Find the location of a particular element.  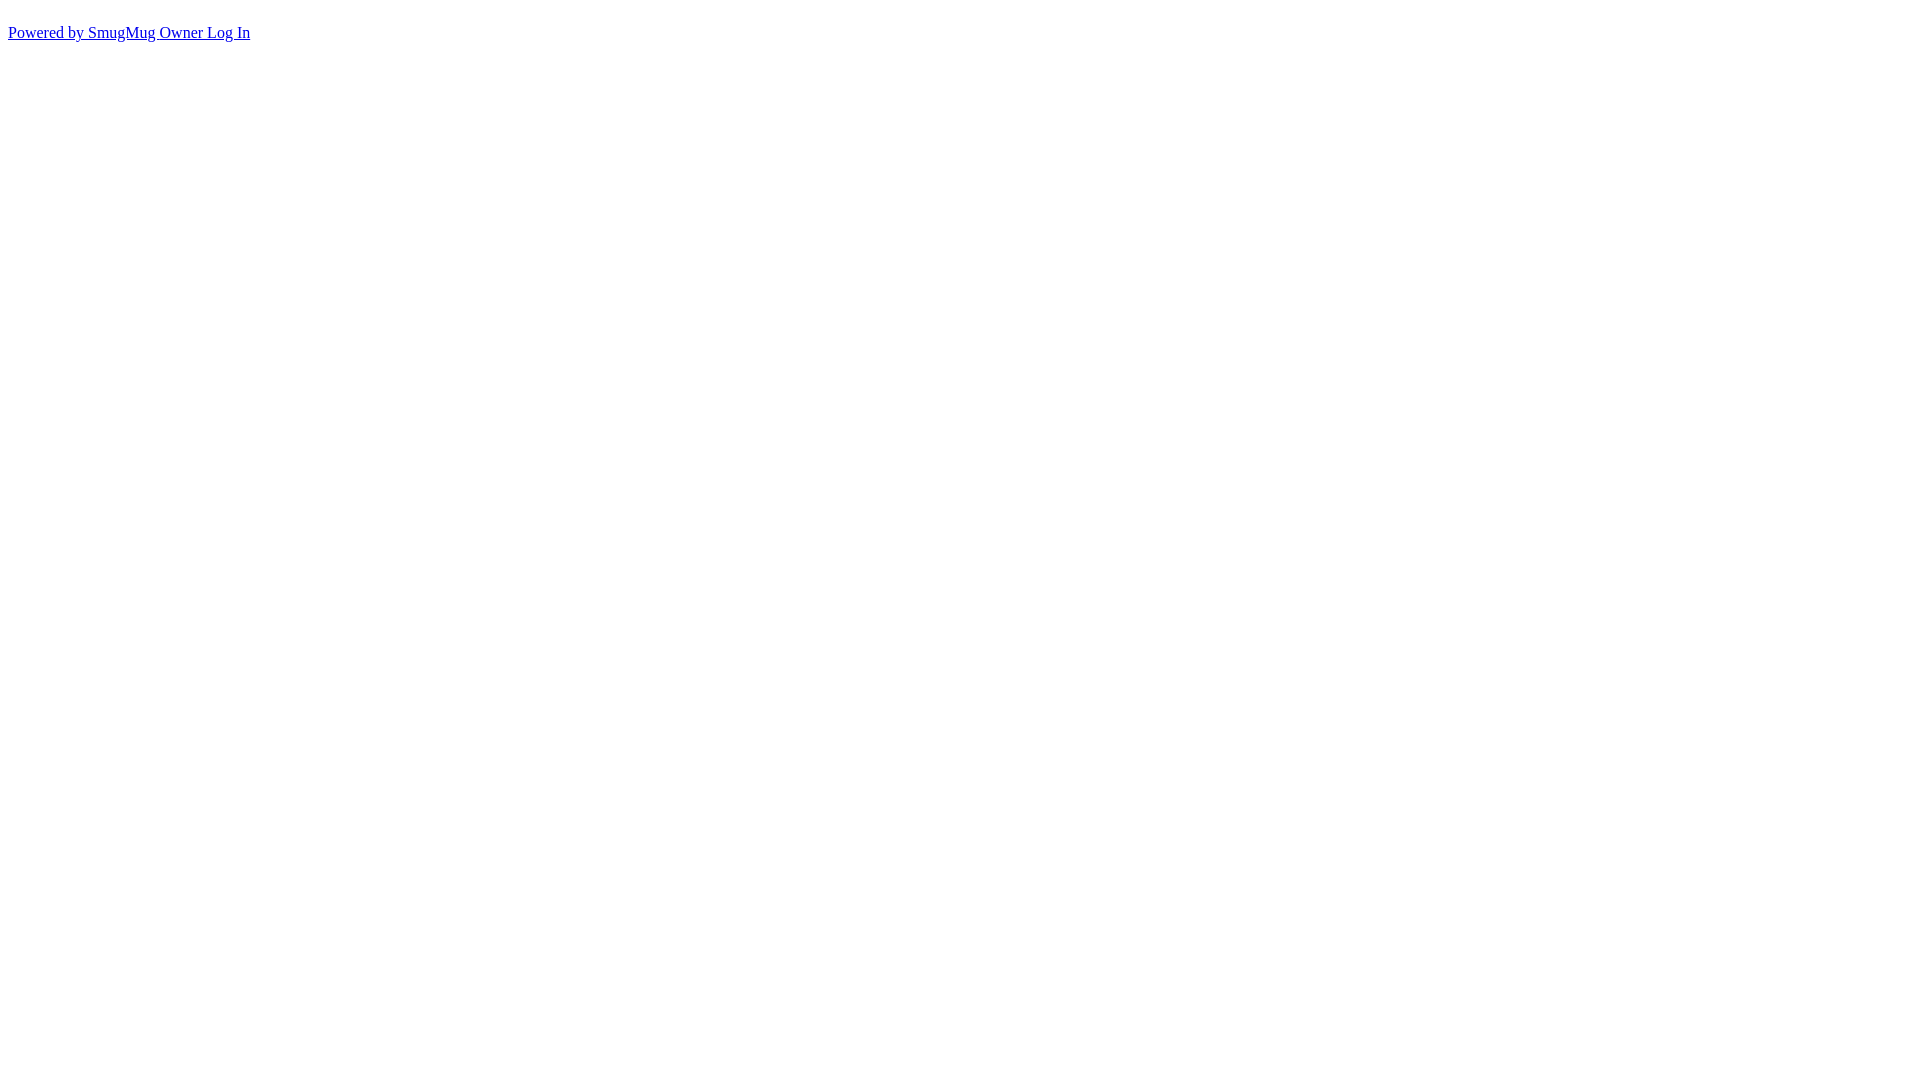

'Powered by SmugMug' is located at coordinates (8, 32).